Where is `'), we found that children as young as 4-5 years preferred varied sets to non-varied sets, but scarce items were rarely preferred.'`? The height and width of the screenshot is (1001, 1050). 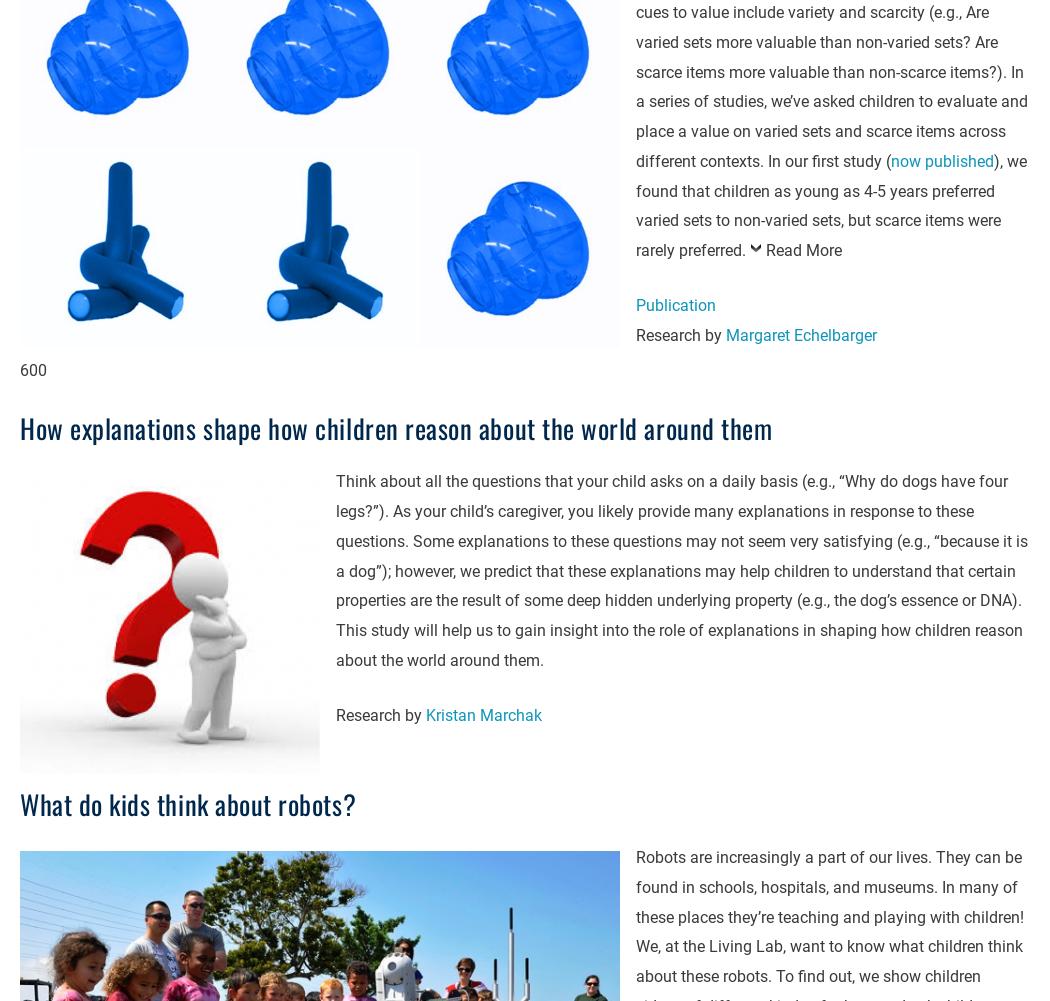
'), we found that children as young as 4-5 years preferred varied sets to non-varied sets, but scarce items were rarely preferred.' is located at coordinates (831, 205).